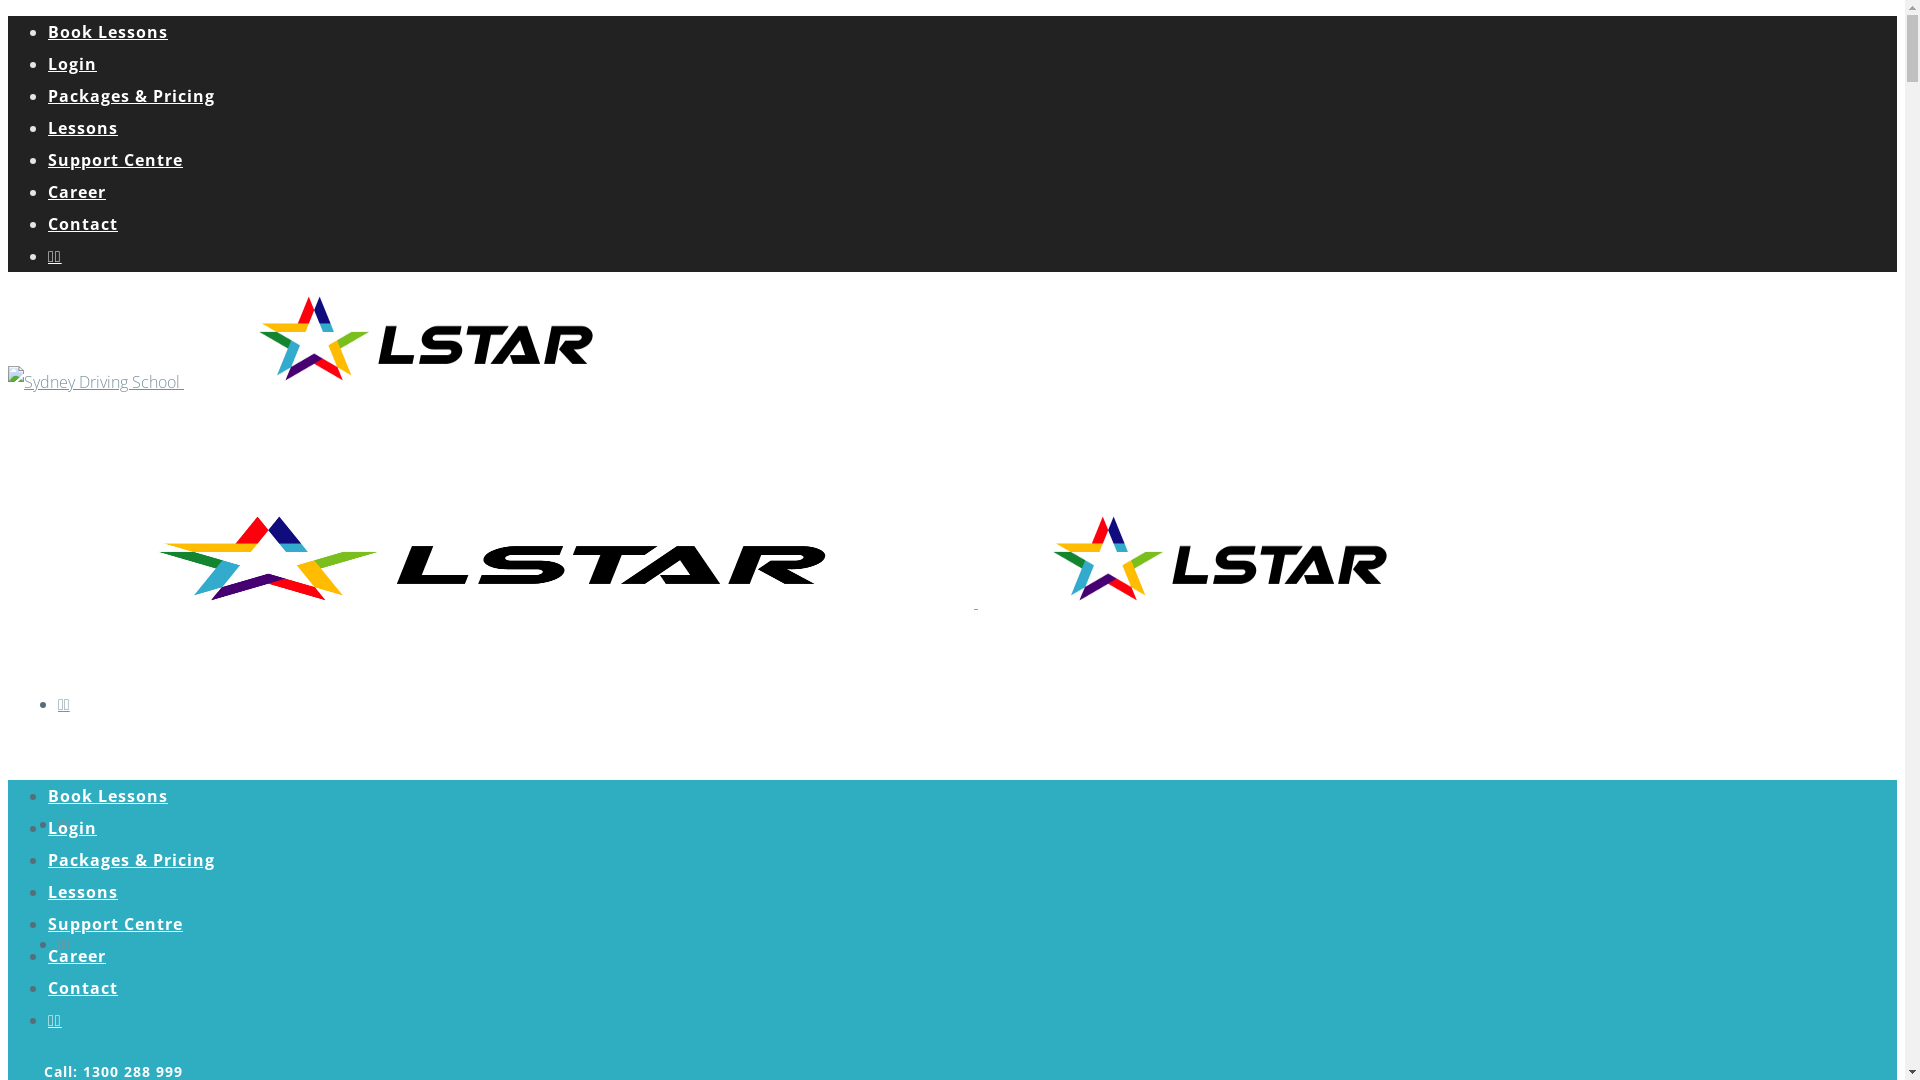  I want to click on 'Lessons', so click(81, 890).